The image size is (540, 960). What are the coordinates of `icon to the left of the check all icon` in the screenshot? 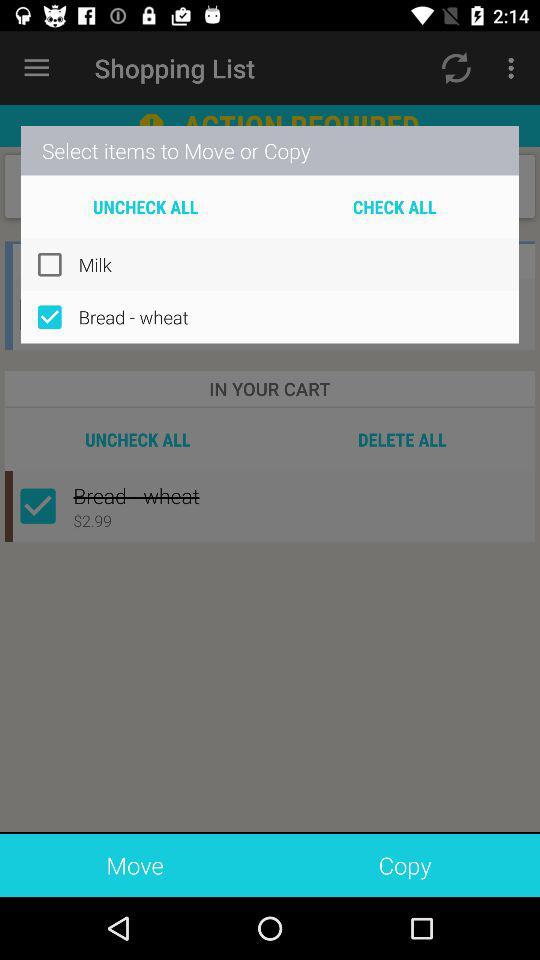 It's located at (144, 206).